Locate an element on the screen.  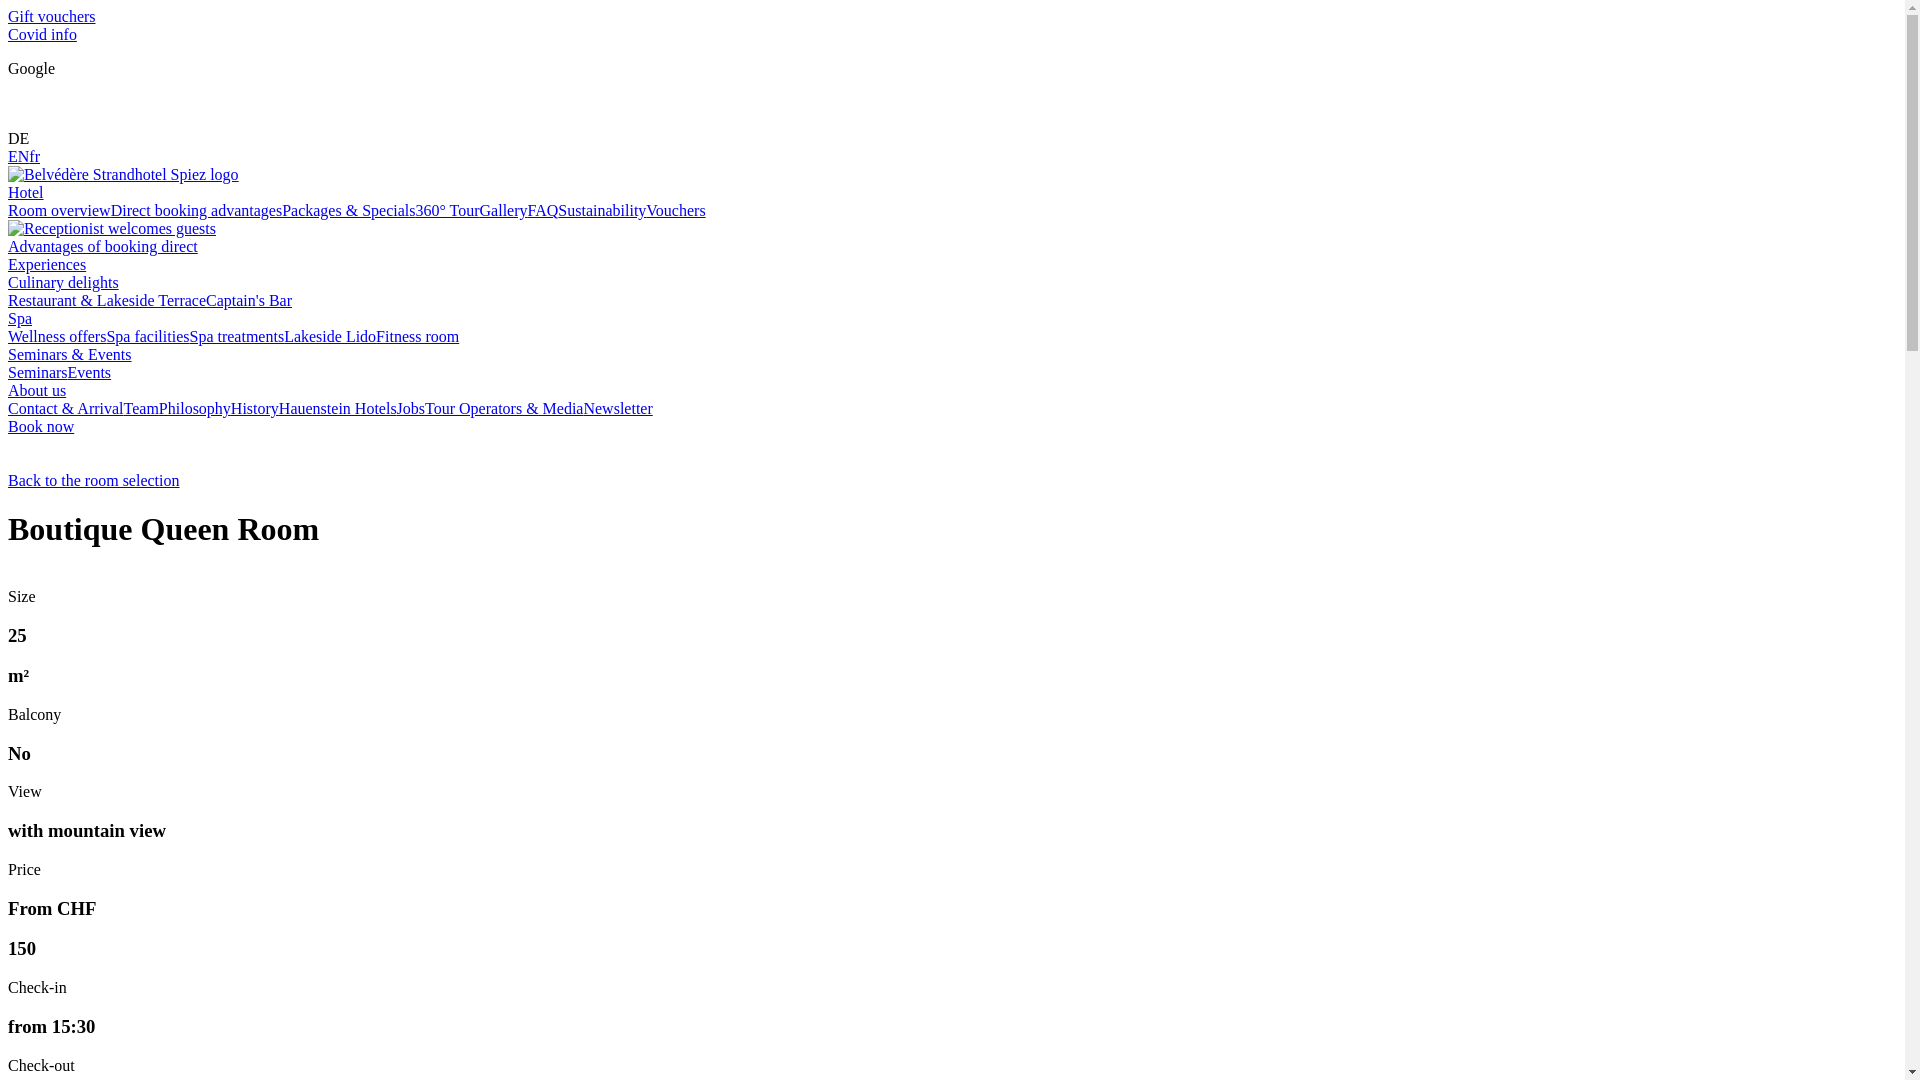
'Wellness offers' is located at coordinates (57, 335).